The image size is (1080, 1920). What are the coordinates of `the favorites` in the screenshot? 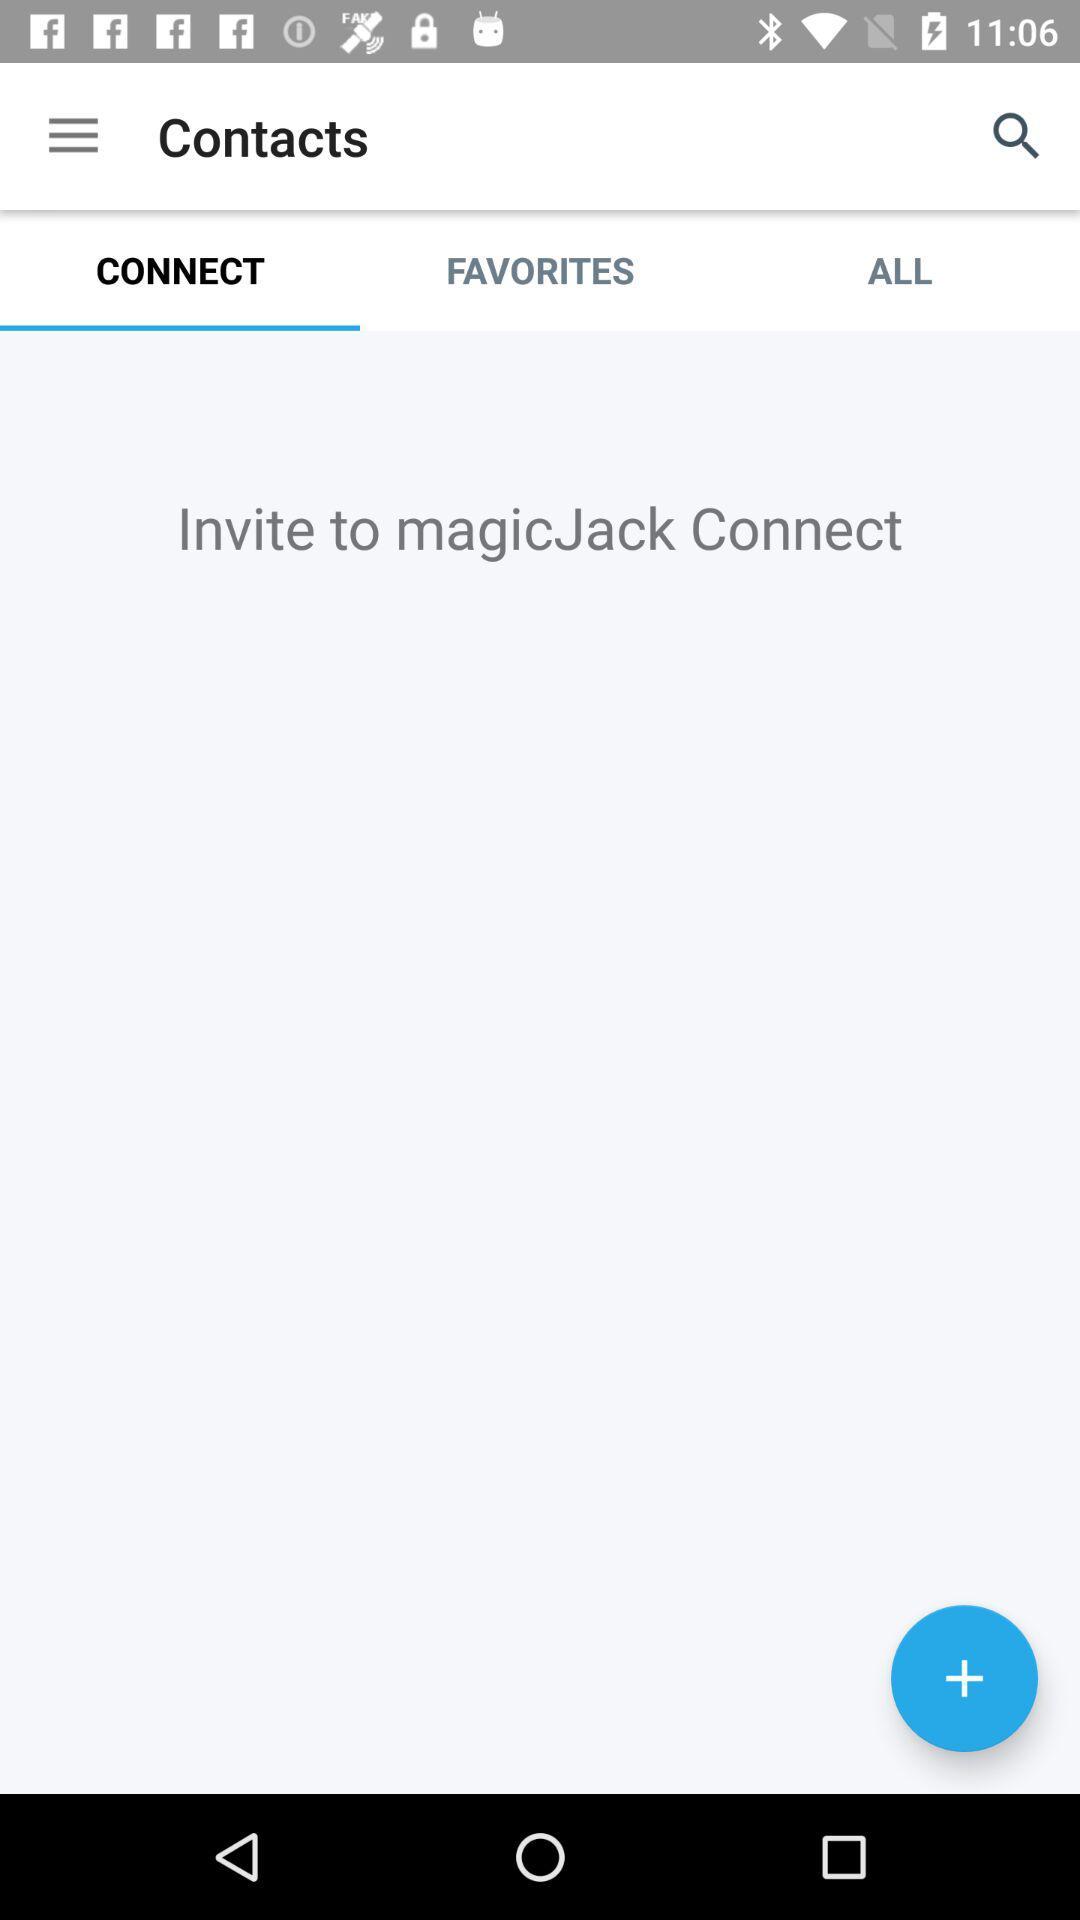 It's located at (540, 269).